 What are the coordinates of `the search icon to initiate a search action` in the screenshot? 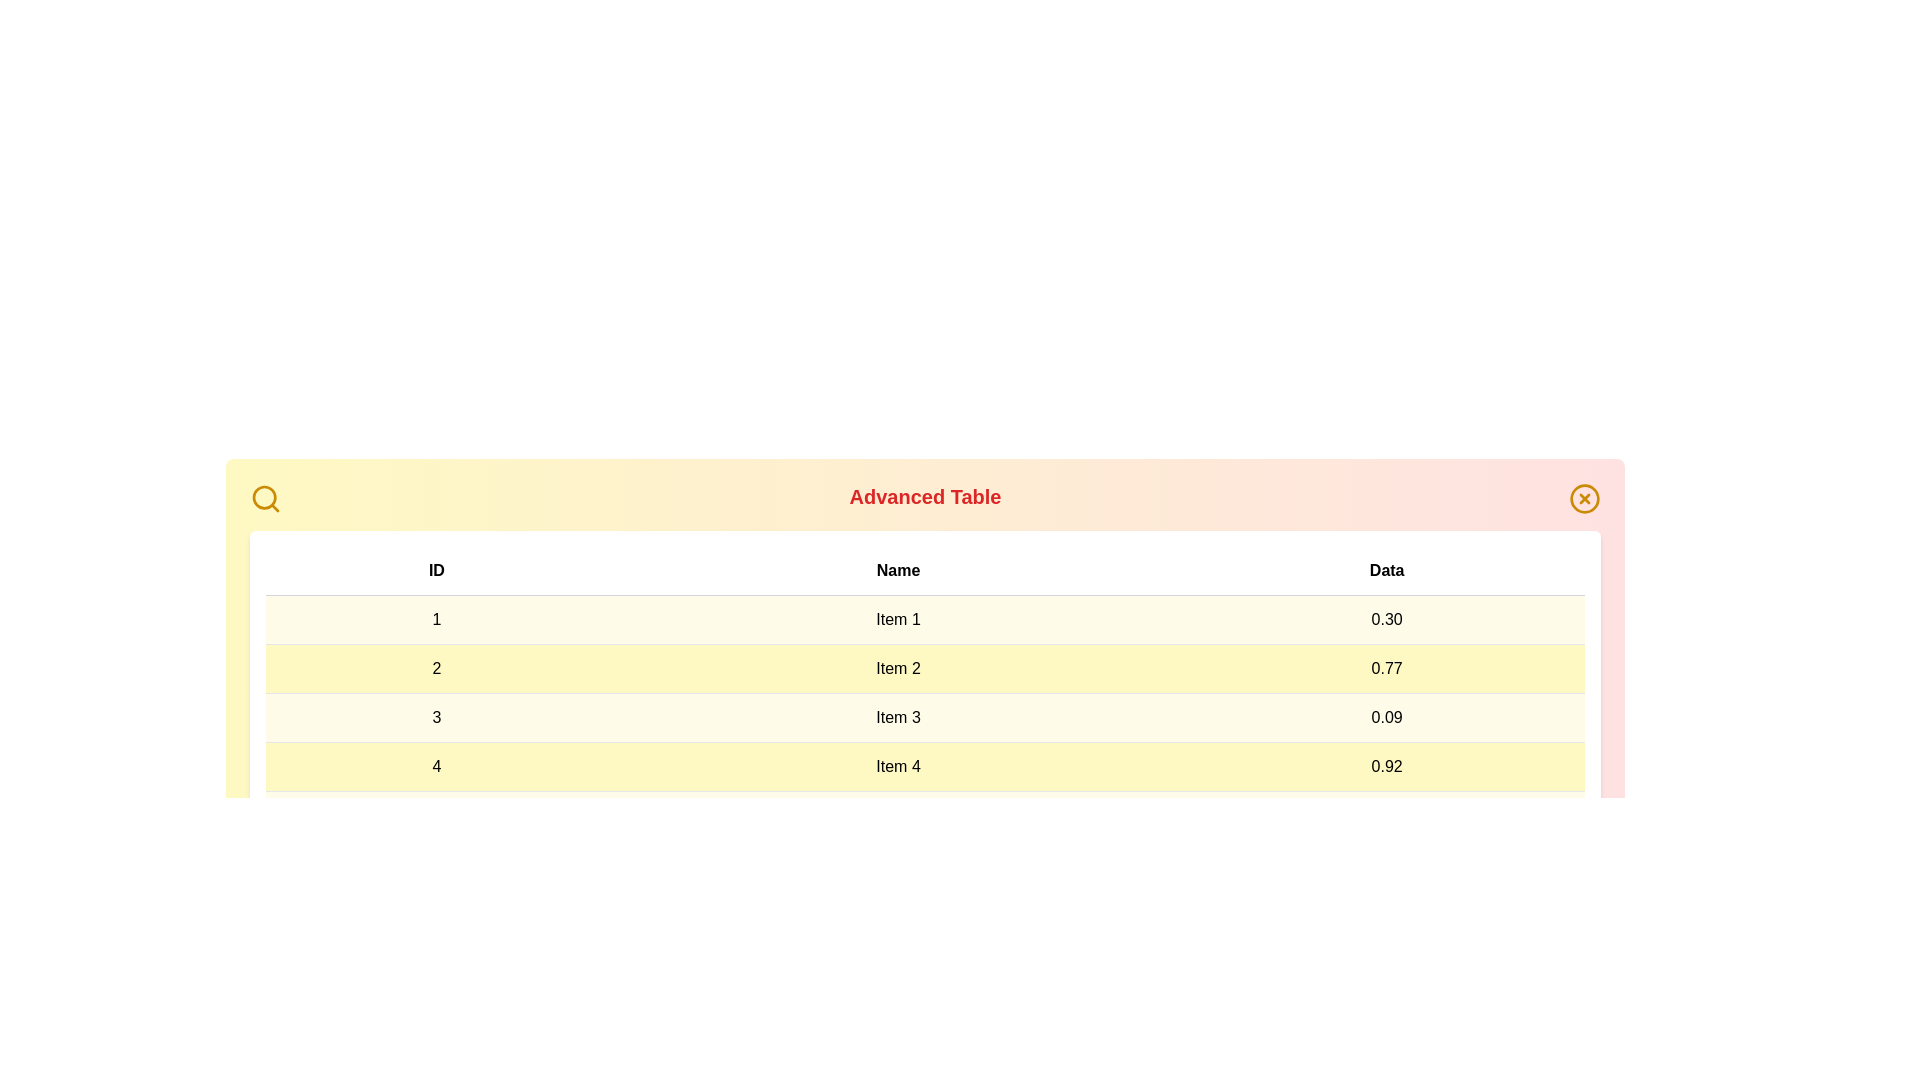 It's located at (264, 497).